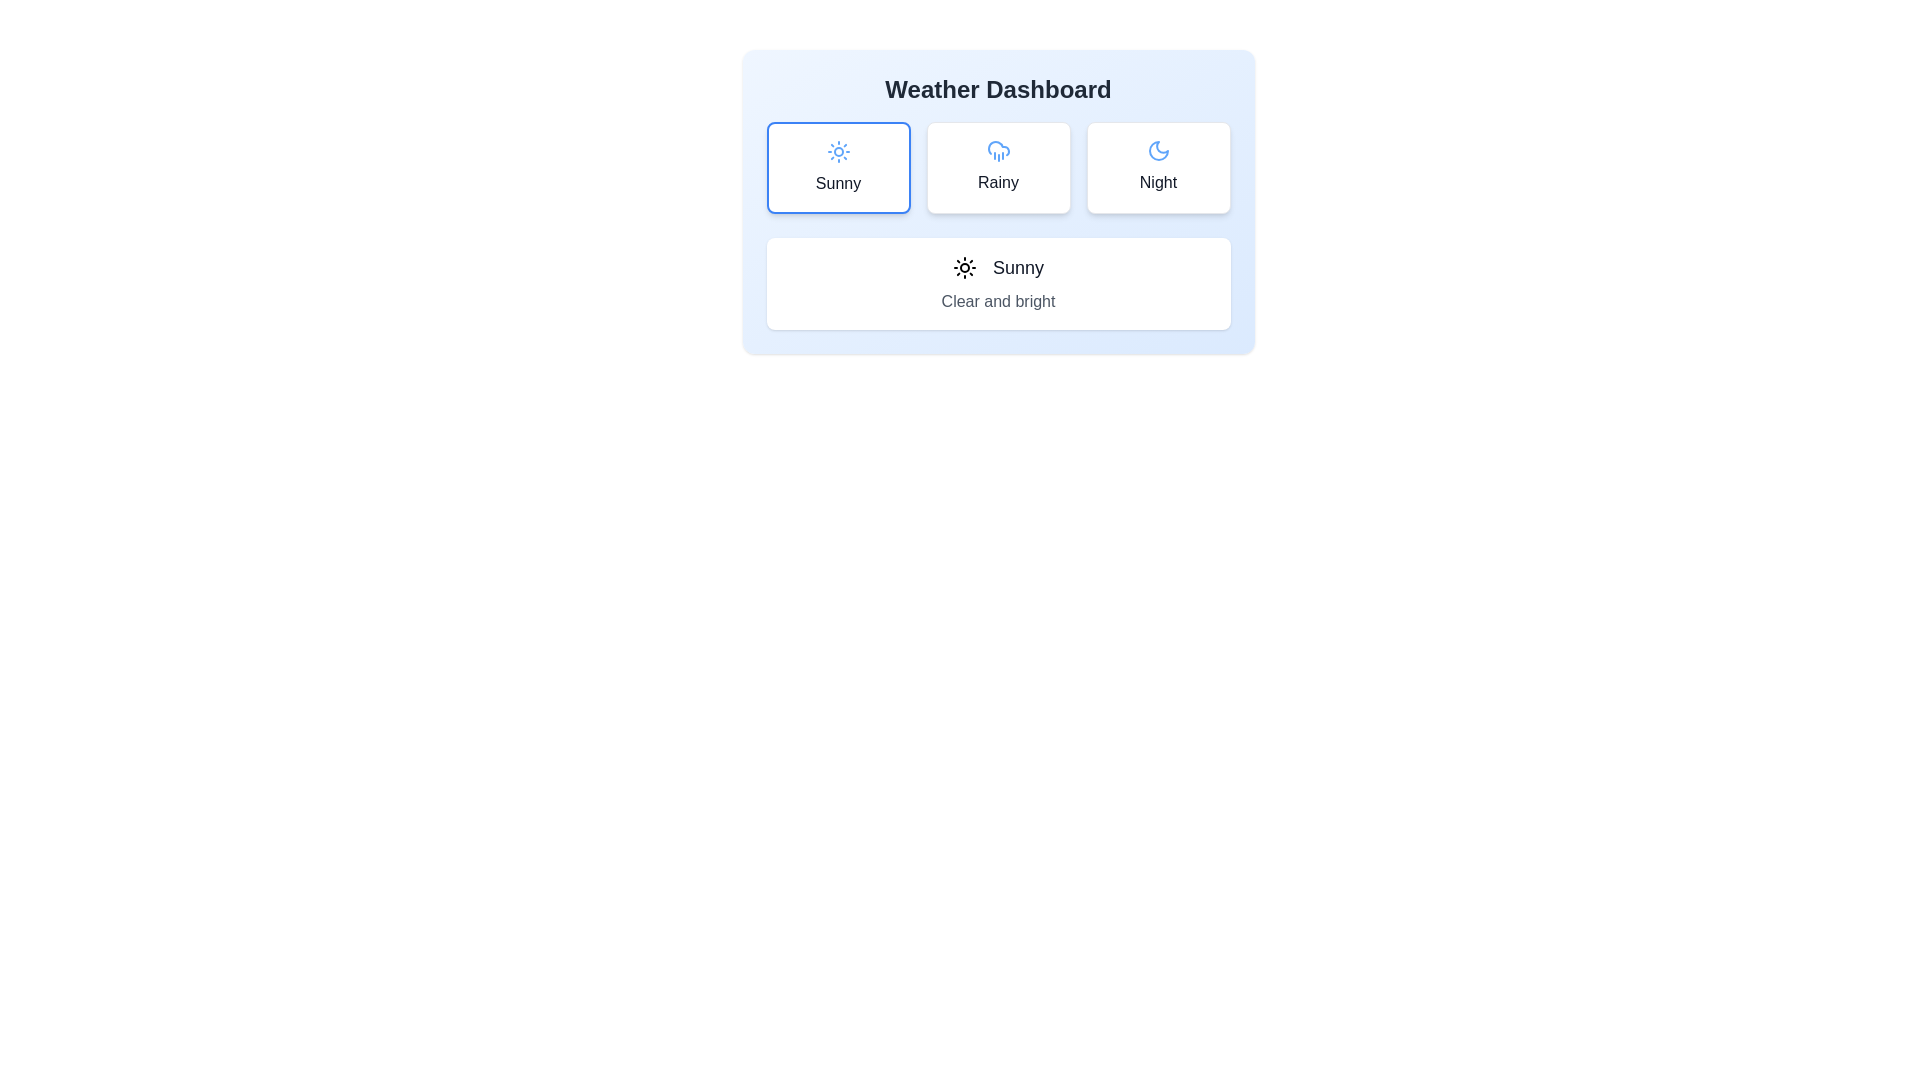 This screenshot has height=1080, width=1920. I want to click on the text label displaying 'Clear and bright' which is styled with a small size and light gray color, located below the header 'Sunny' in the card component, so click(998, 301).